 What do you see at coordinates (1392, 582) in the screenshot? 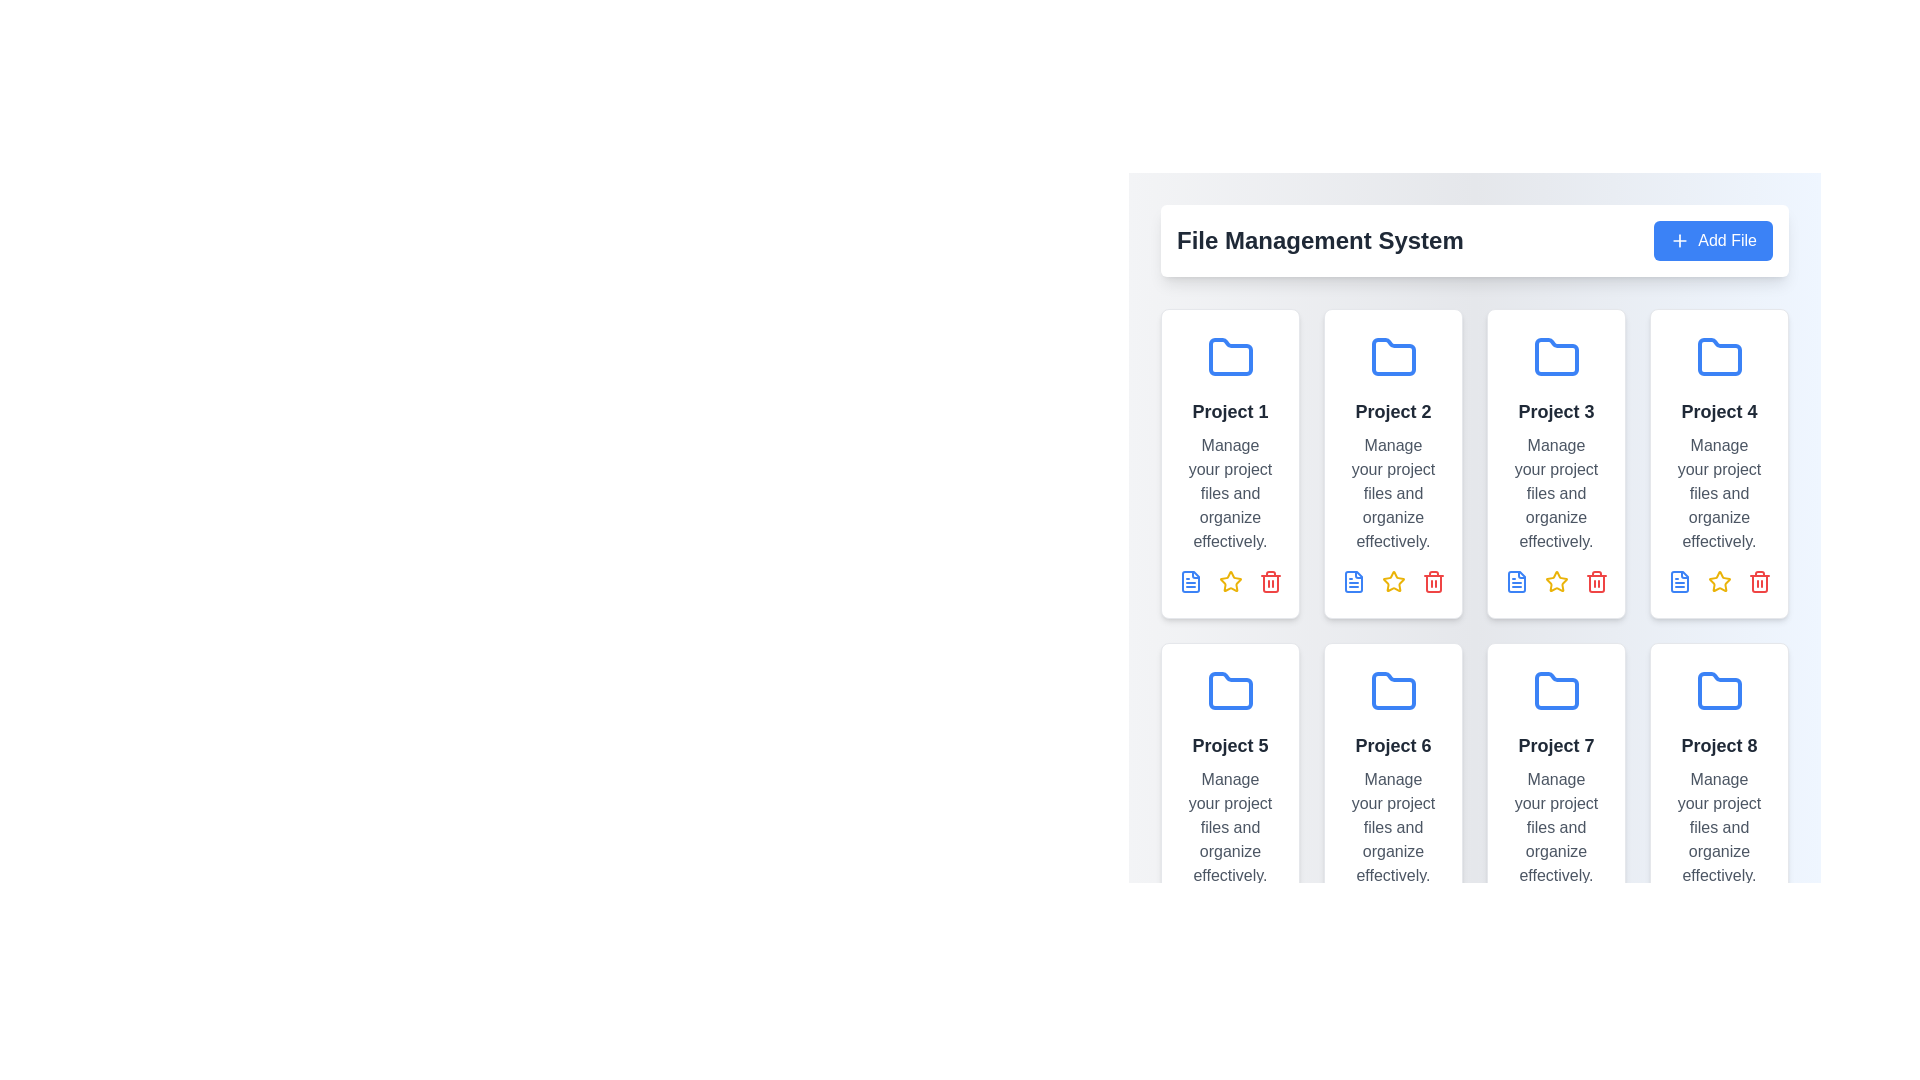
I see `the Icon button located in the action section of the Project 2 card to mark the project as favorite` at bounding box center [1392, 582].